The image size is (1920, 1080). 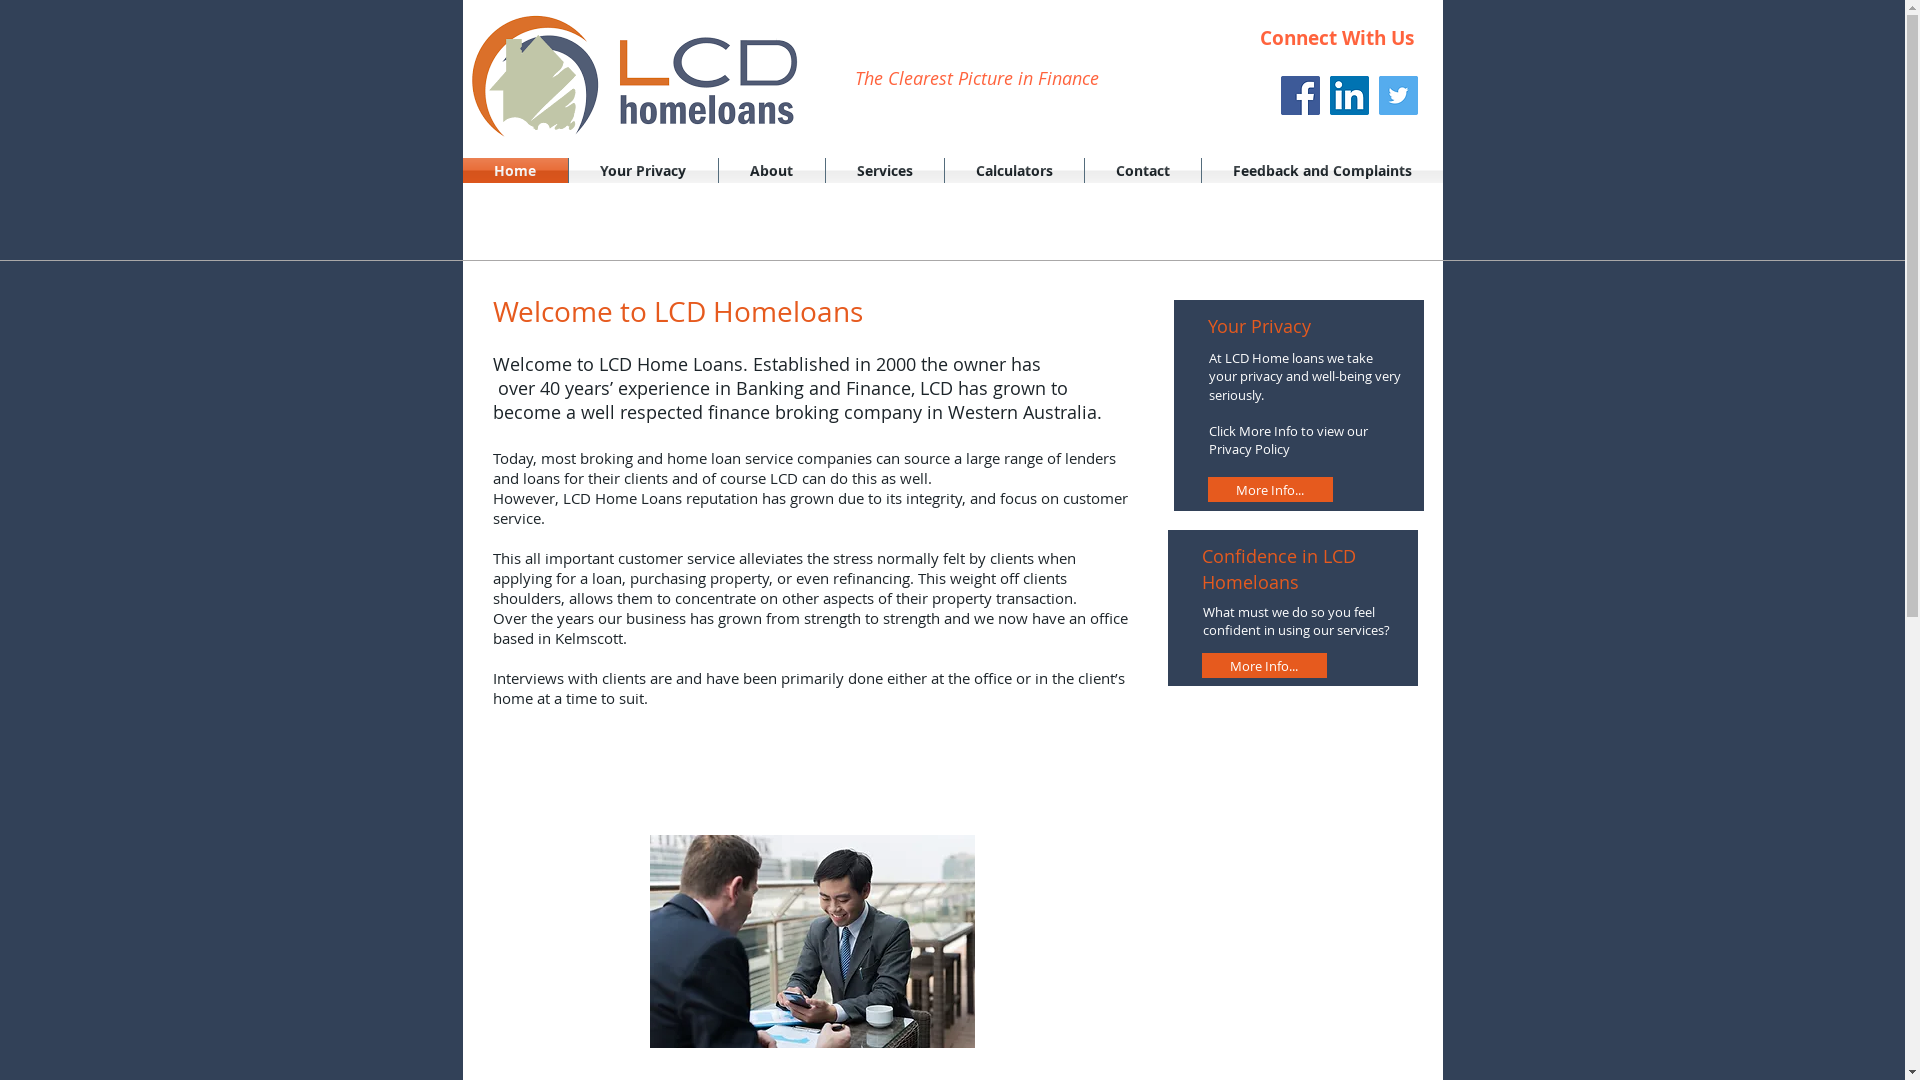 I want to click on 'Calculators', so click(x=1013, y=169).